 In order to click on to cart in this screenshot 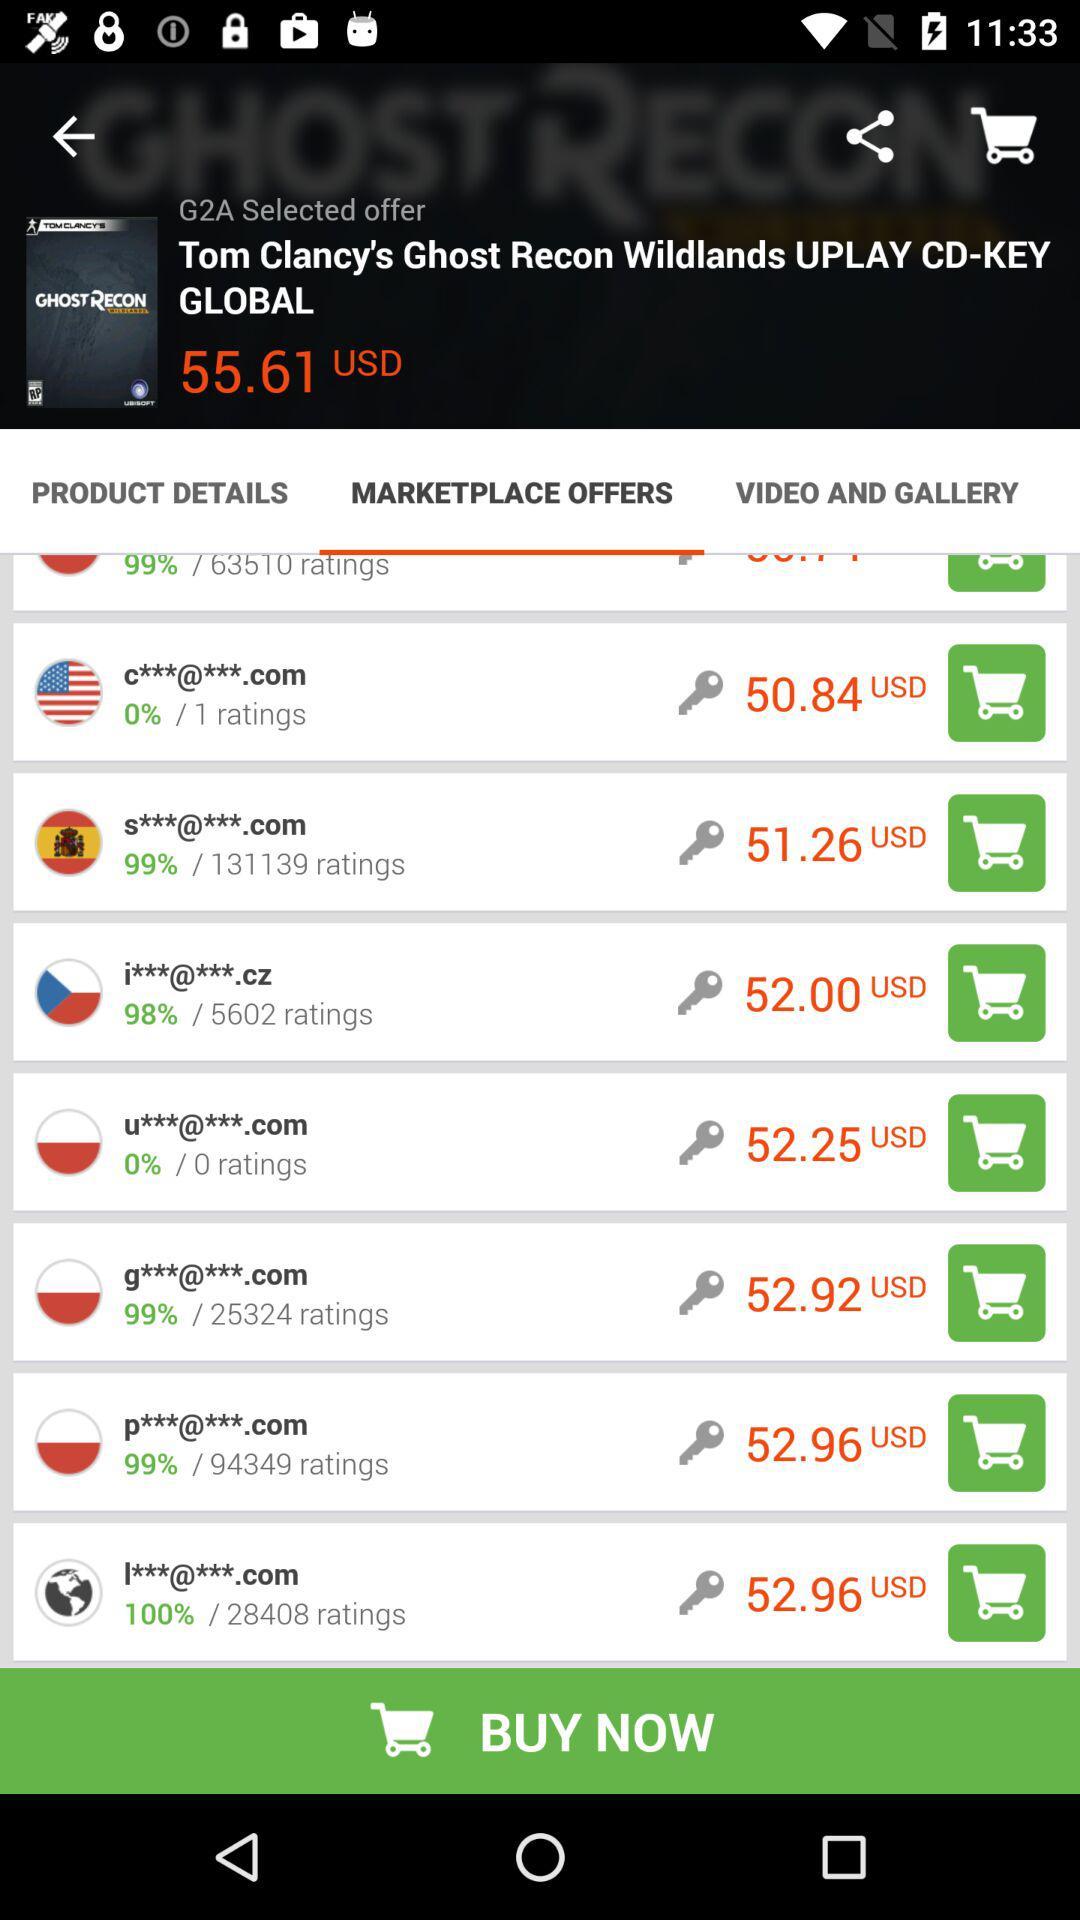, I will do `click(996, 1592)`.